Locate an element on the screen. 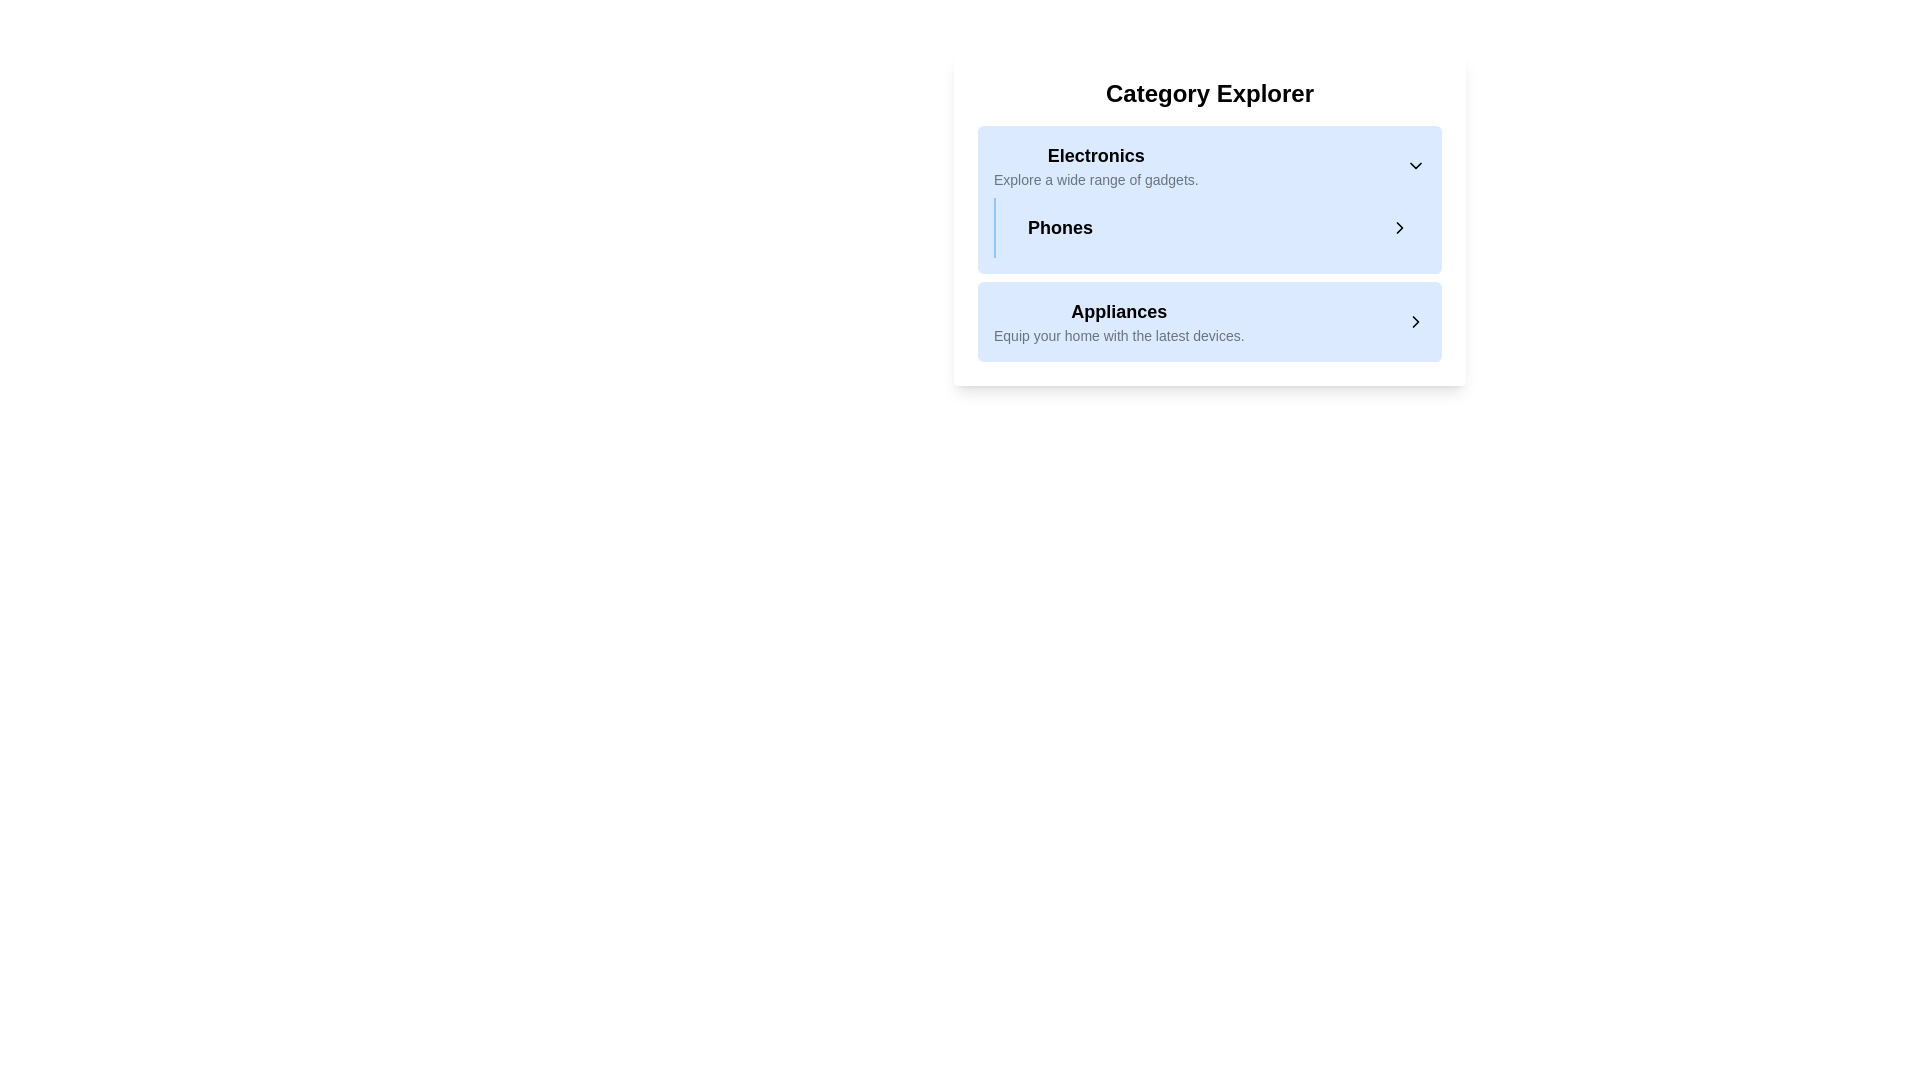 Image resolution: width=1920 pixels, height=1080 pixels. the 'Electronics' collapsible section with navigation links, which contains the title 'Electronics' in bold and a description 'Explore a wide range of gadgets.' is located at coordinates (1208, 200).